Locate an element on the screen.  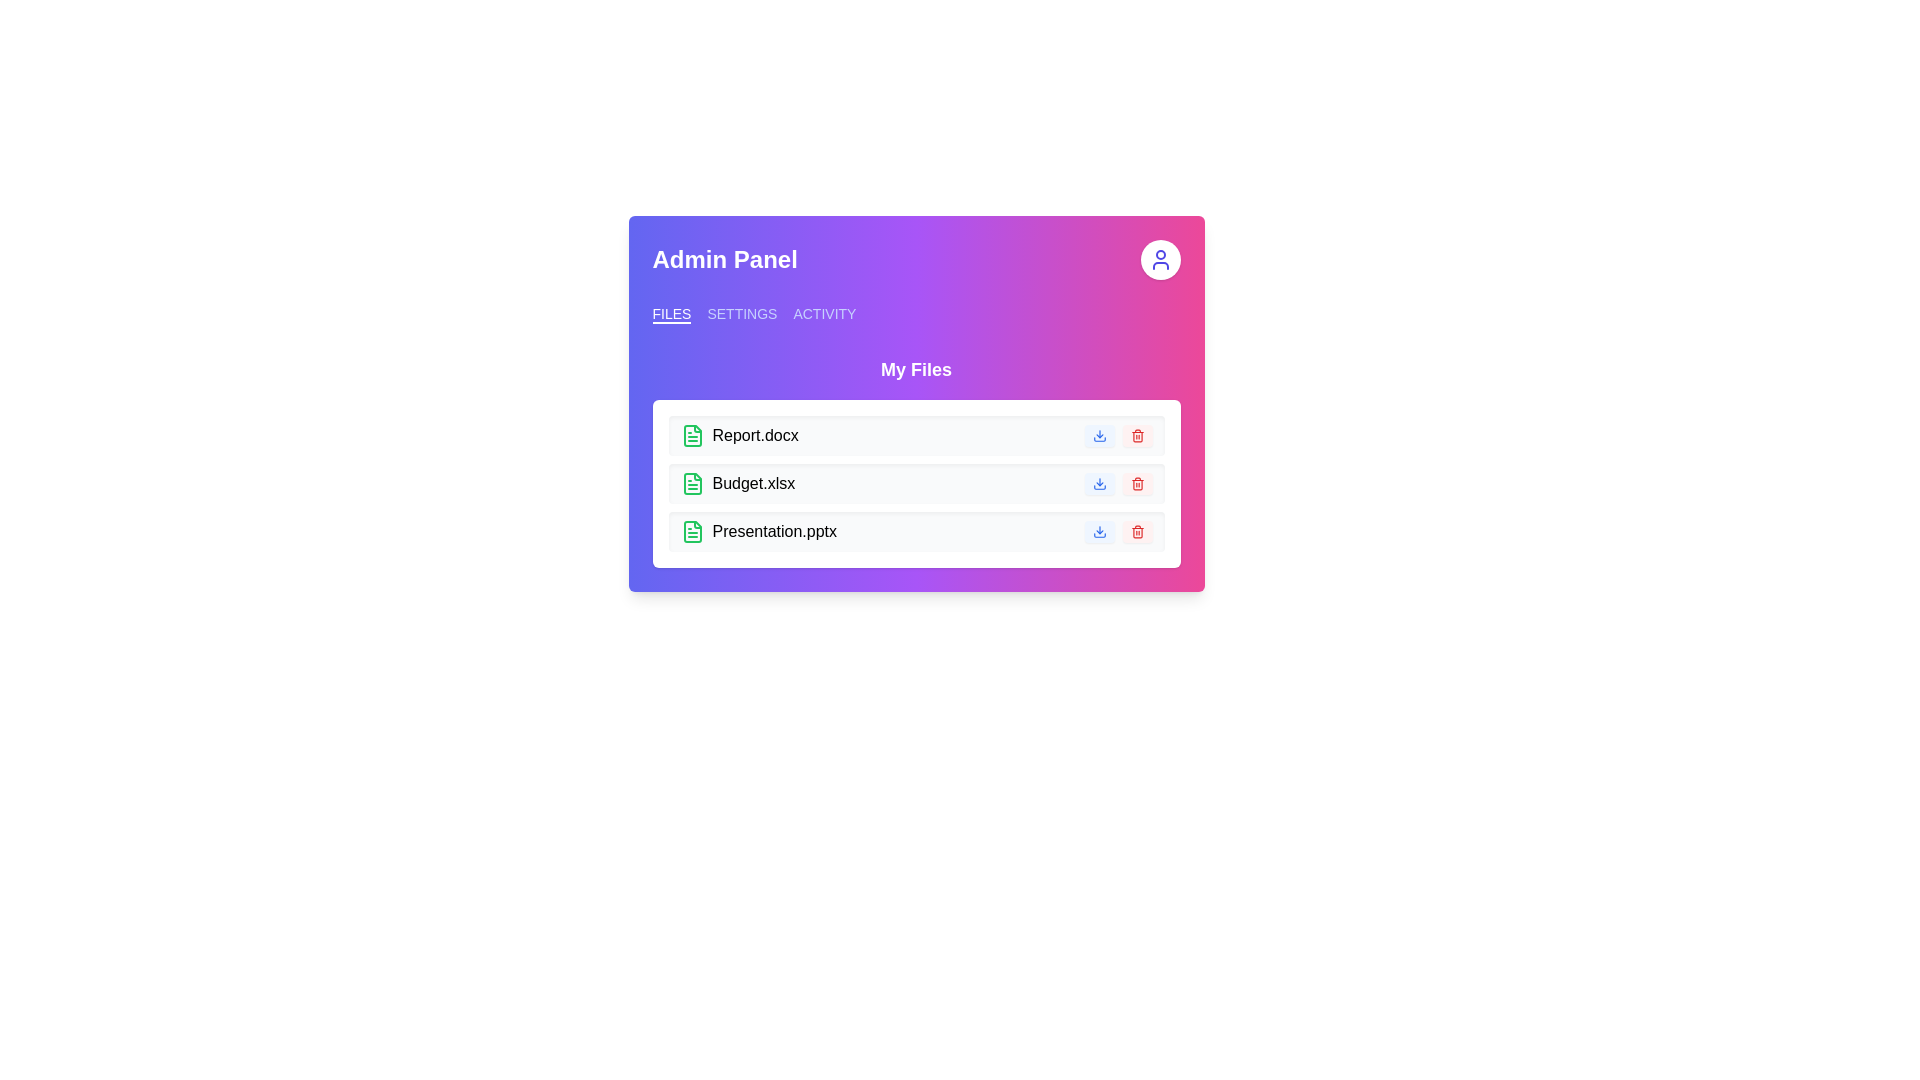
the 'FILES' tab in the navigation bar is located at coordinates (672, 313).